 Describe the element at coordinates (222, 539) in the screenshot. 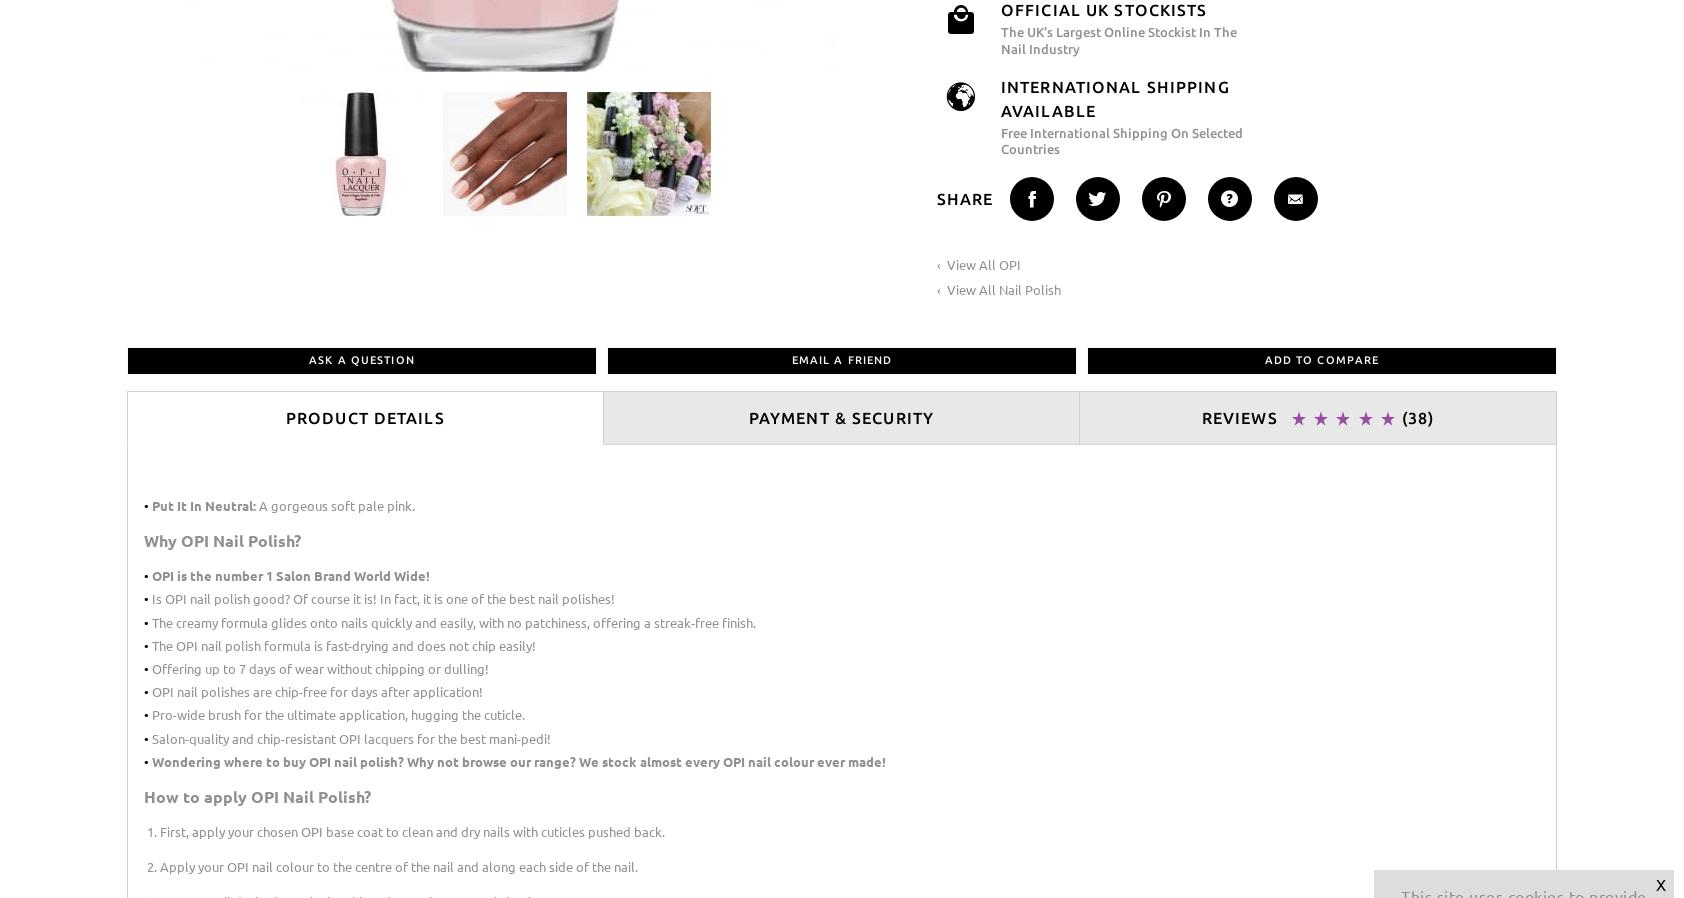

I see `'Why OPI Nail Polish?'` at that location.